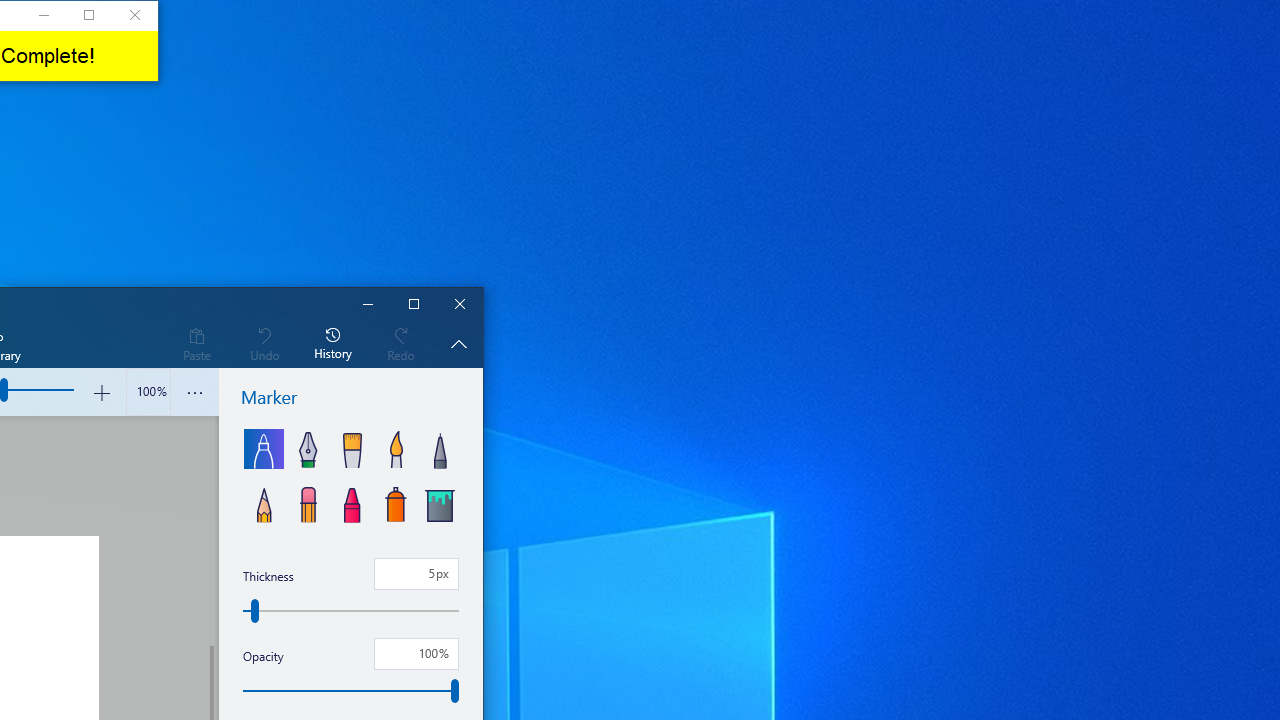 The width and height of the screenshot is (1280, 720). Describe the element at coordinates (100, 392) in the screenshot. I see `'Zoom in'` at that location.